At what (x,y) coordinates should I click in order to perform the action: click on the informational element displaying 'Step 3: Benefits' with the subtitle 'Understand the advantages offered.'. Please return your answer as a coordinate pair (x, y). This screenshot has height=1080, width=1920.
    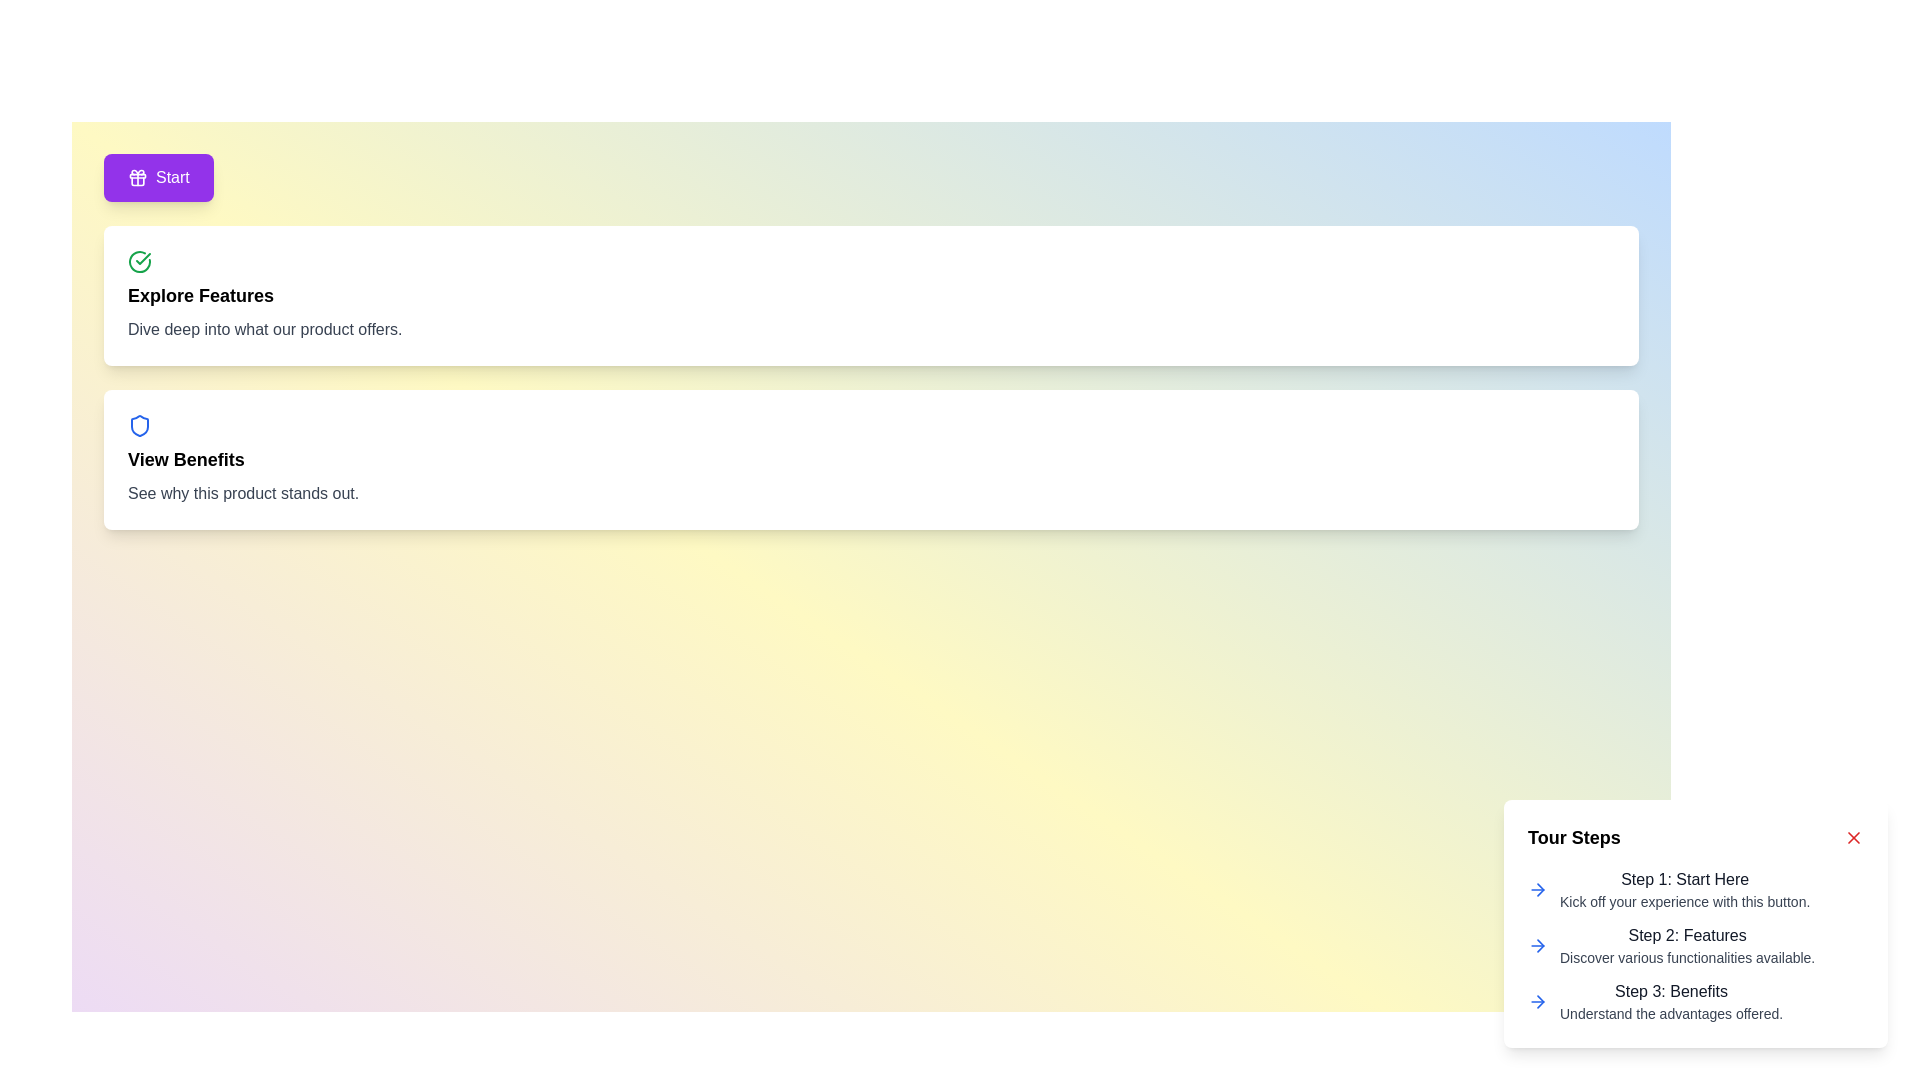
    Looking at the image, I should click on (1694, 1002).